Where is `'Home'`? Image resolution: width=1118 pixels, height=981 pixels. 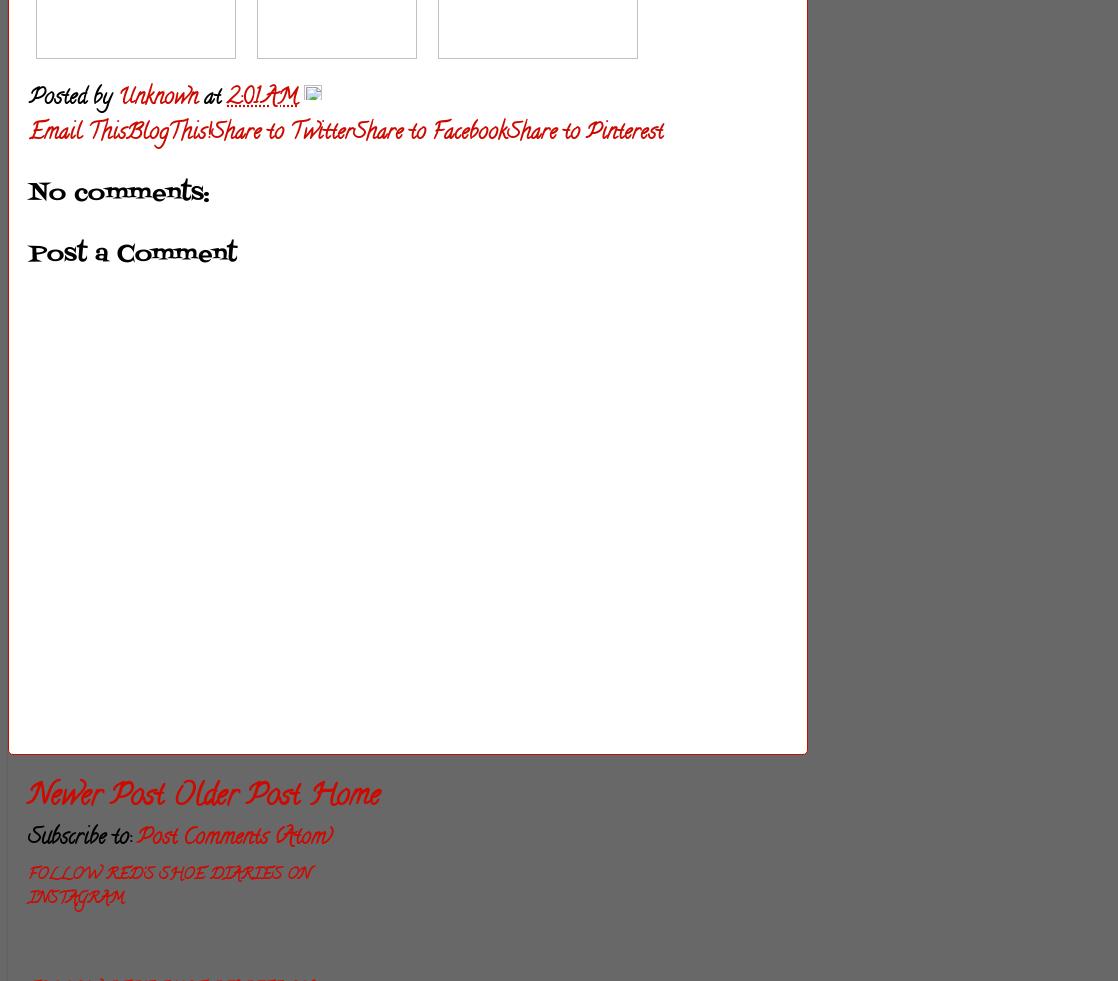 'Home' is located at coordinates (308, 798).